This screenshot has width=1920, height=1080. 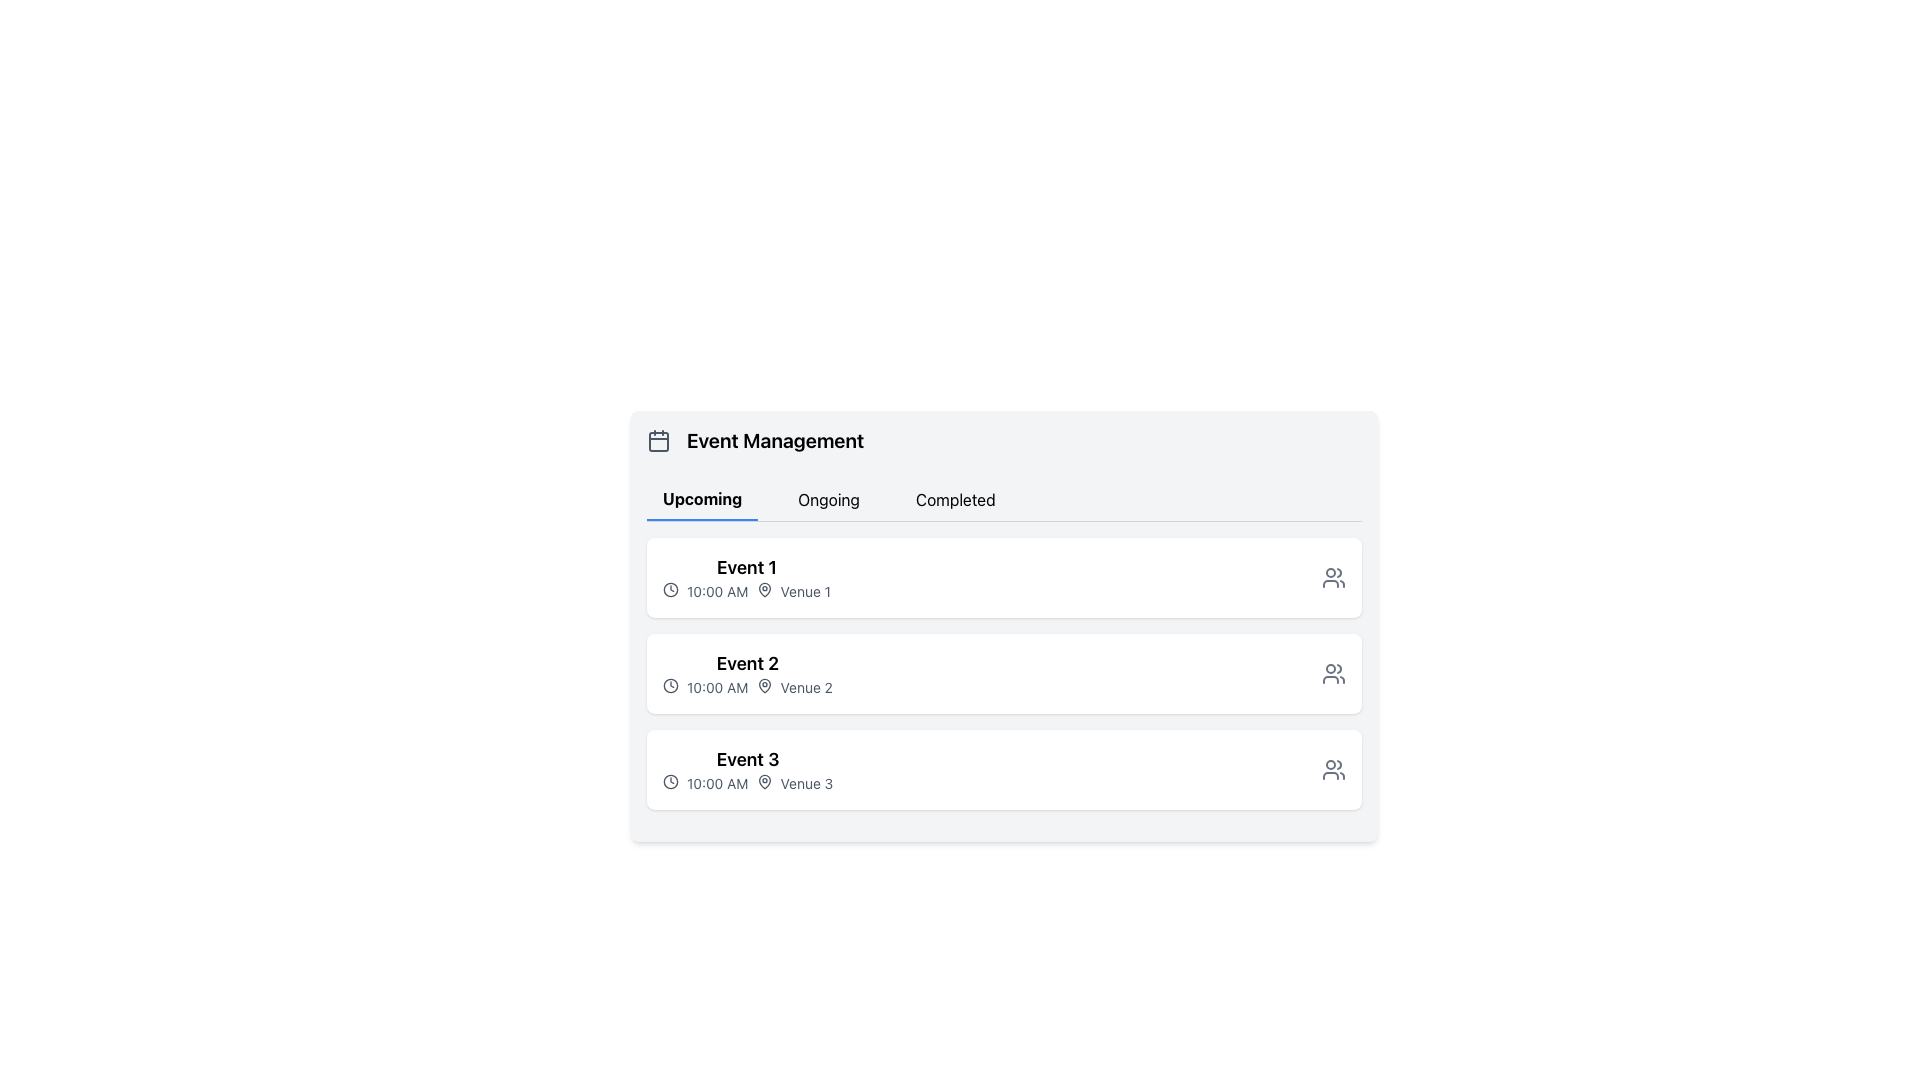 What do you see at coordinates (954, 499) in the screenshot?
I see `the 'Completed' events tab in the navigation bar for keyboard navigation` at bounding box center [954, 499].